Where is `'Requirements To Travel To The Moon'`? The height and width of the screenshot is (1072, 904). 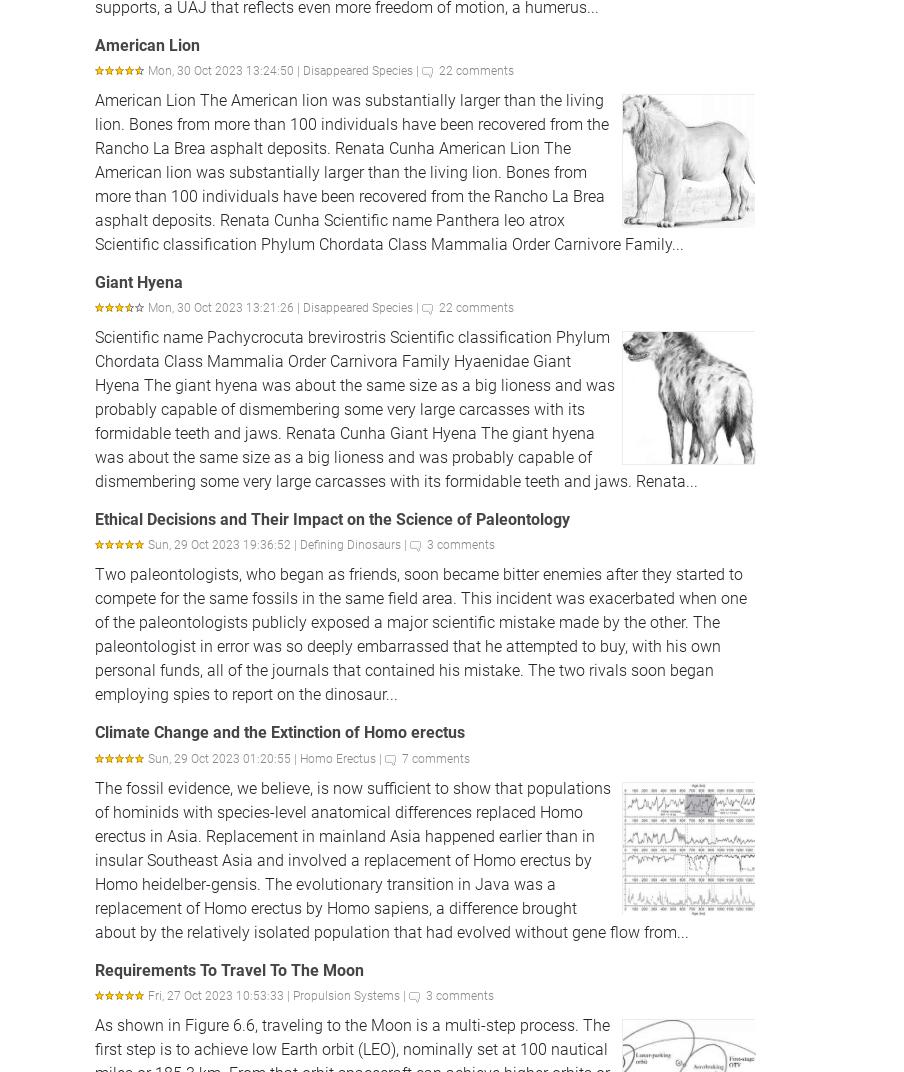 'Requirements To Travel To The Moon' is located at coordinates (228, 968).